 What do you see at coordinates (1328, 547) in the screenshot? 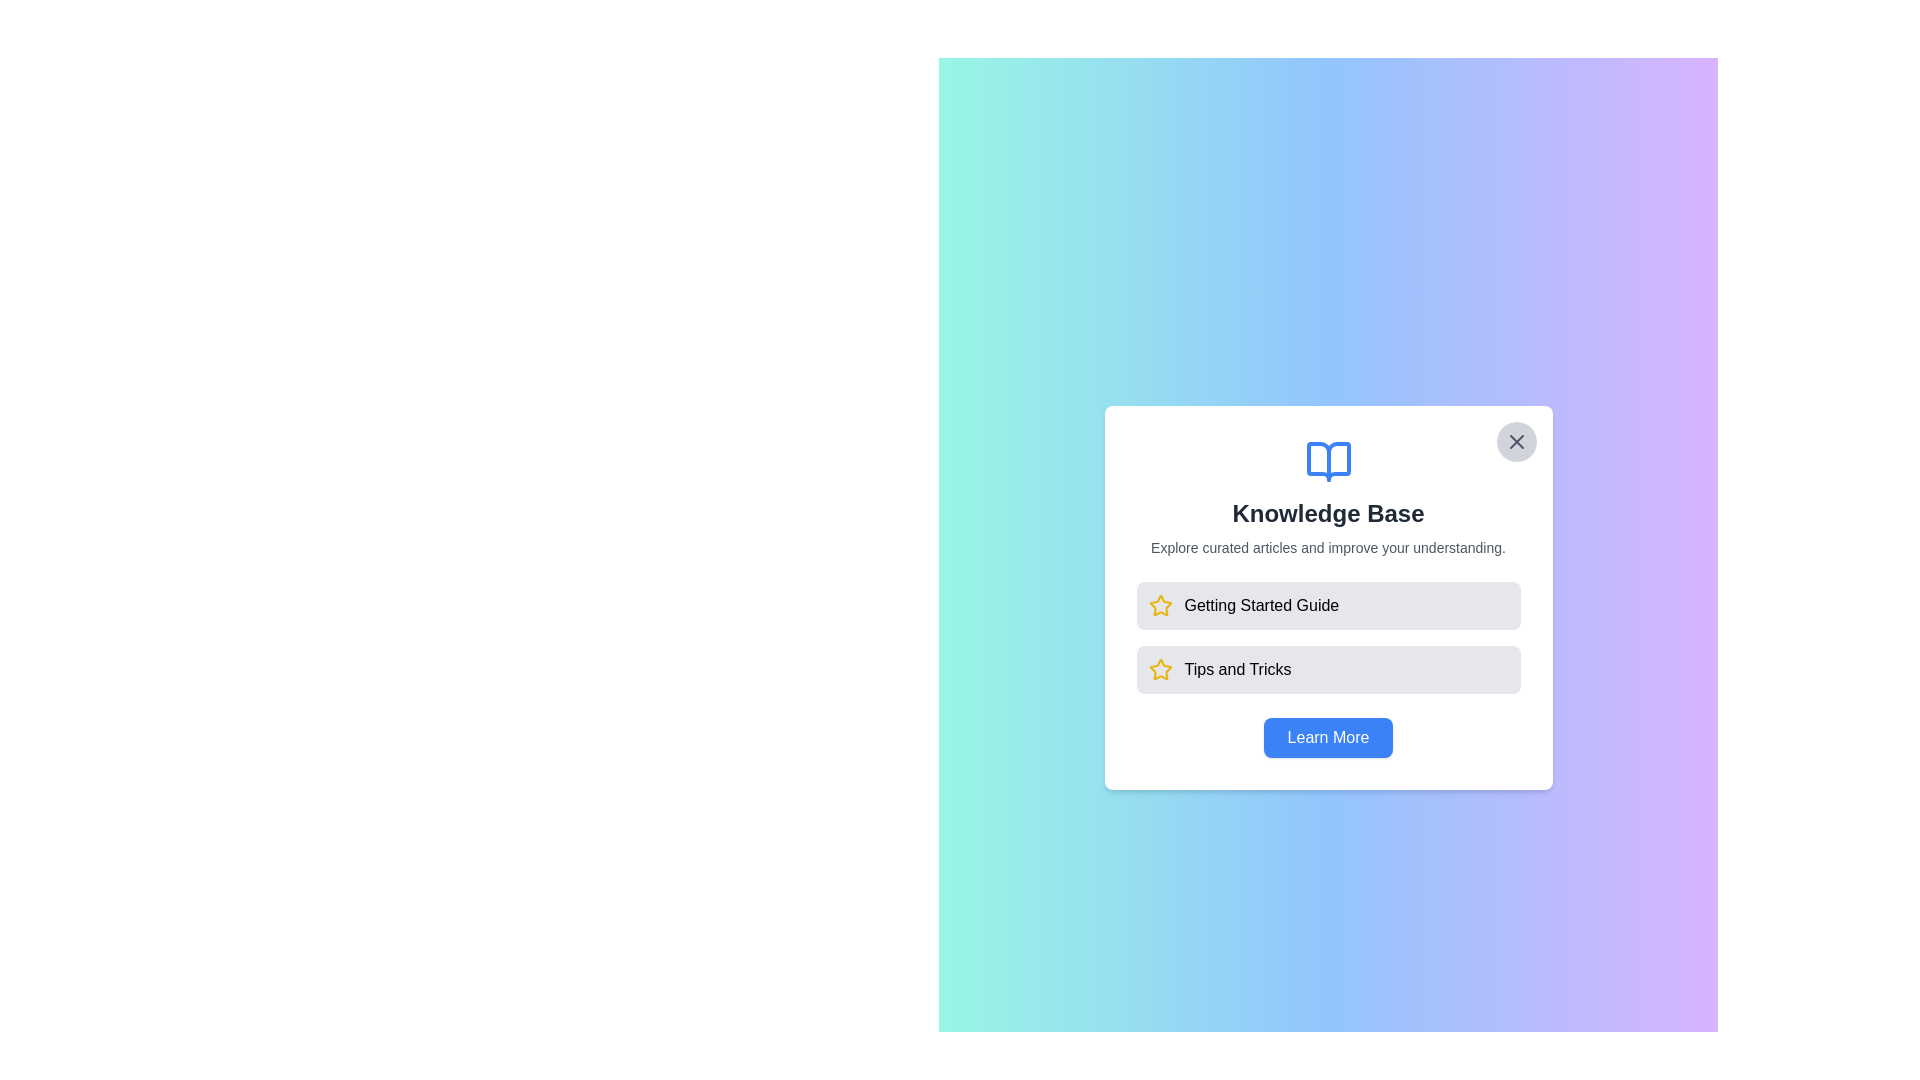
I see `the text label displaying 'Explore curated articles and improve your understanding.' which is centrally placed below the heading 'Knowledge Base' in the pop-up interface` at bounding box center [1328, 547].